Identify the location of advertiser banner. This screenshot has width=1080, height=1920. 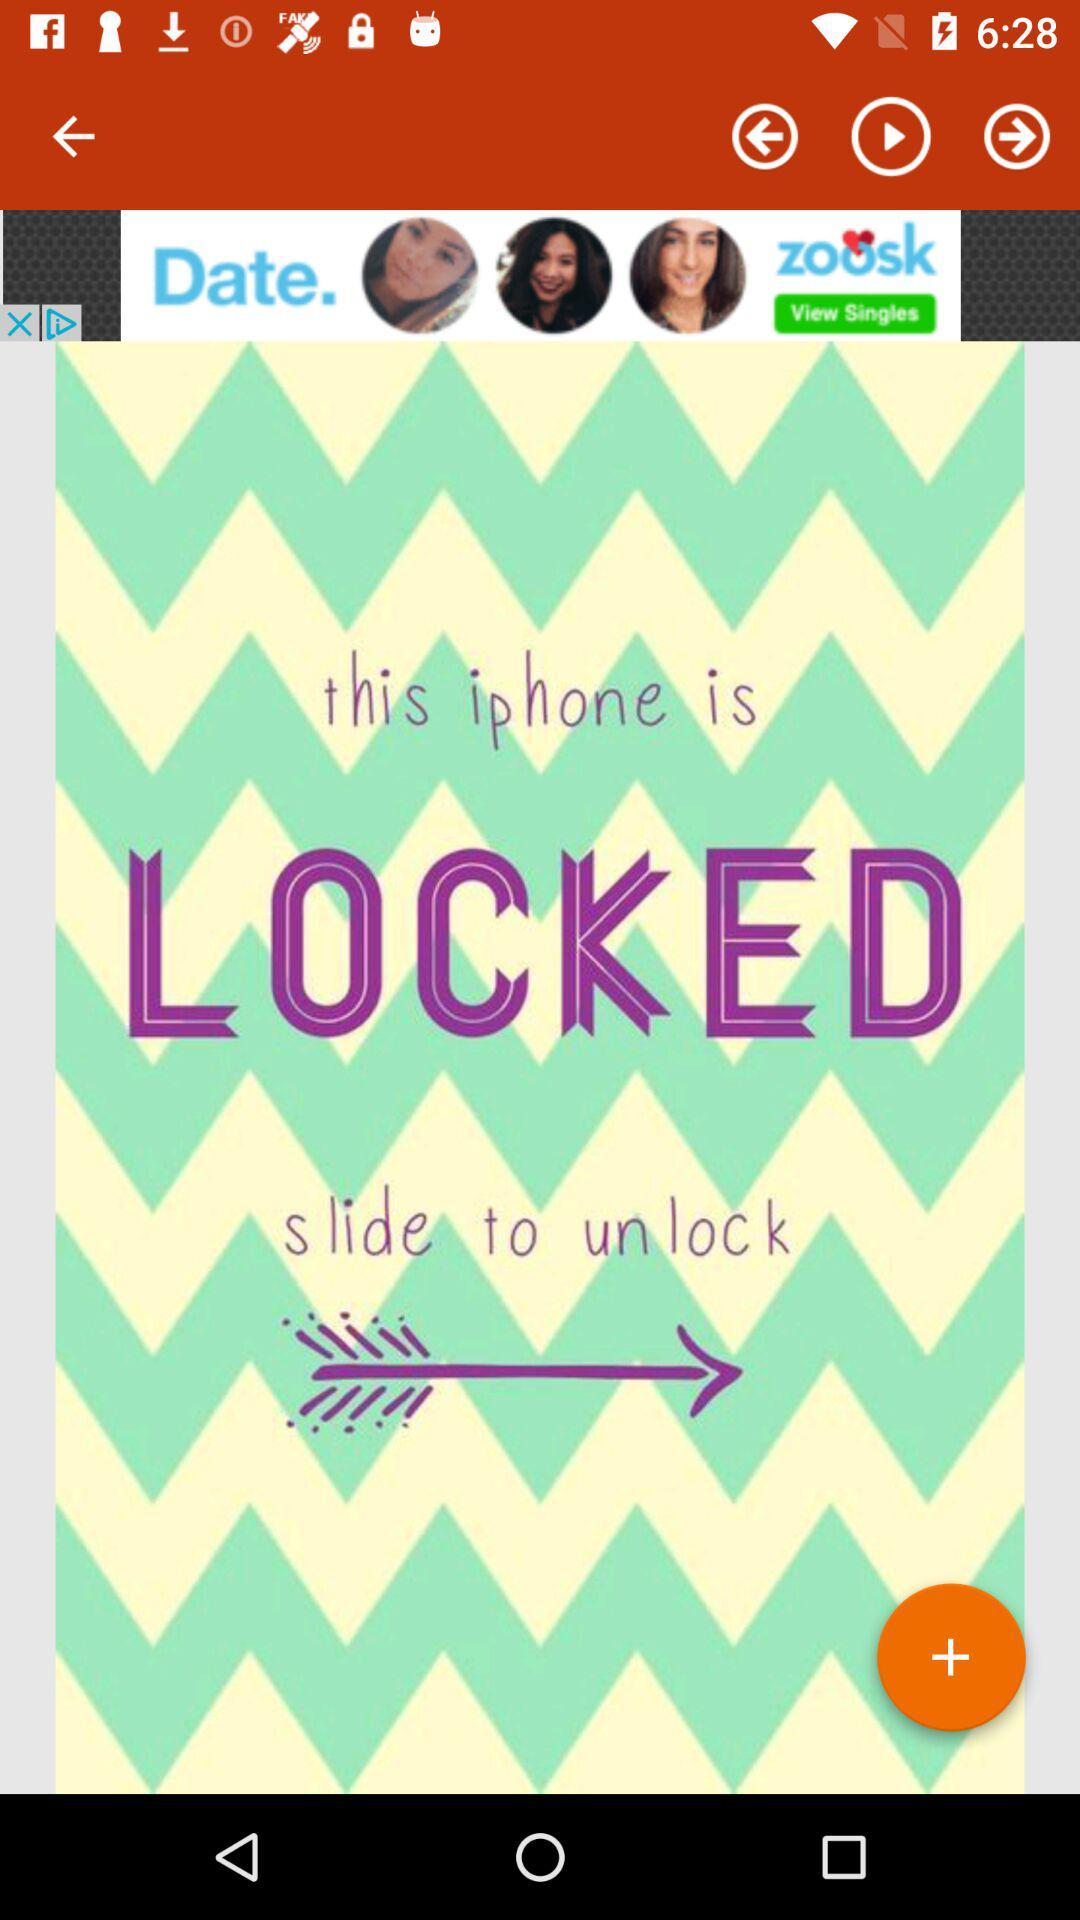
(540, 274).